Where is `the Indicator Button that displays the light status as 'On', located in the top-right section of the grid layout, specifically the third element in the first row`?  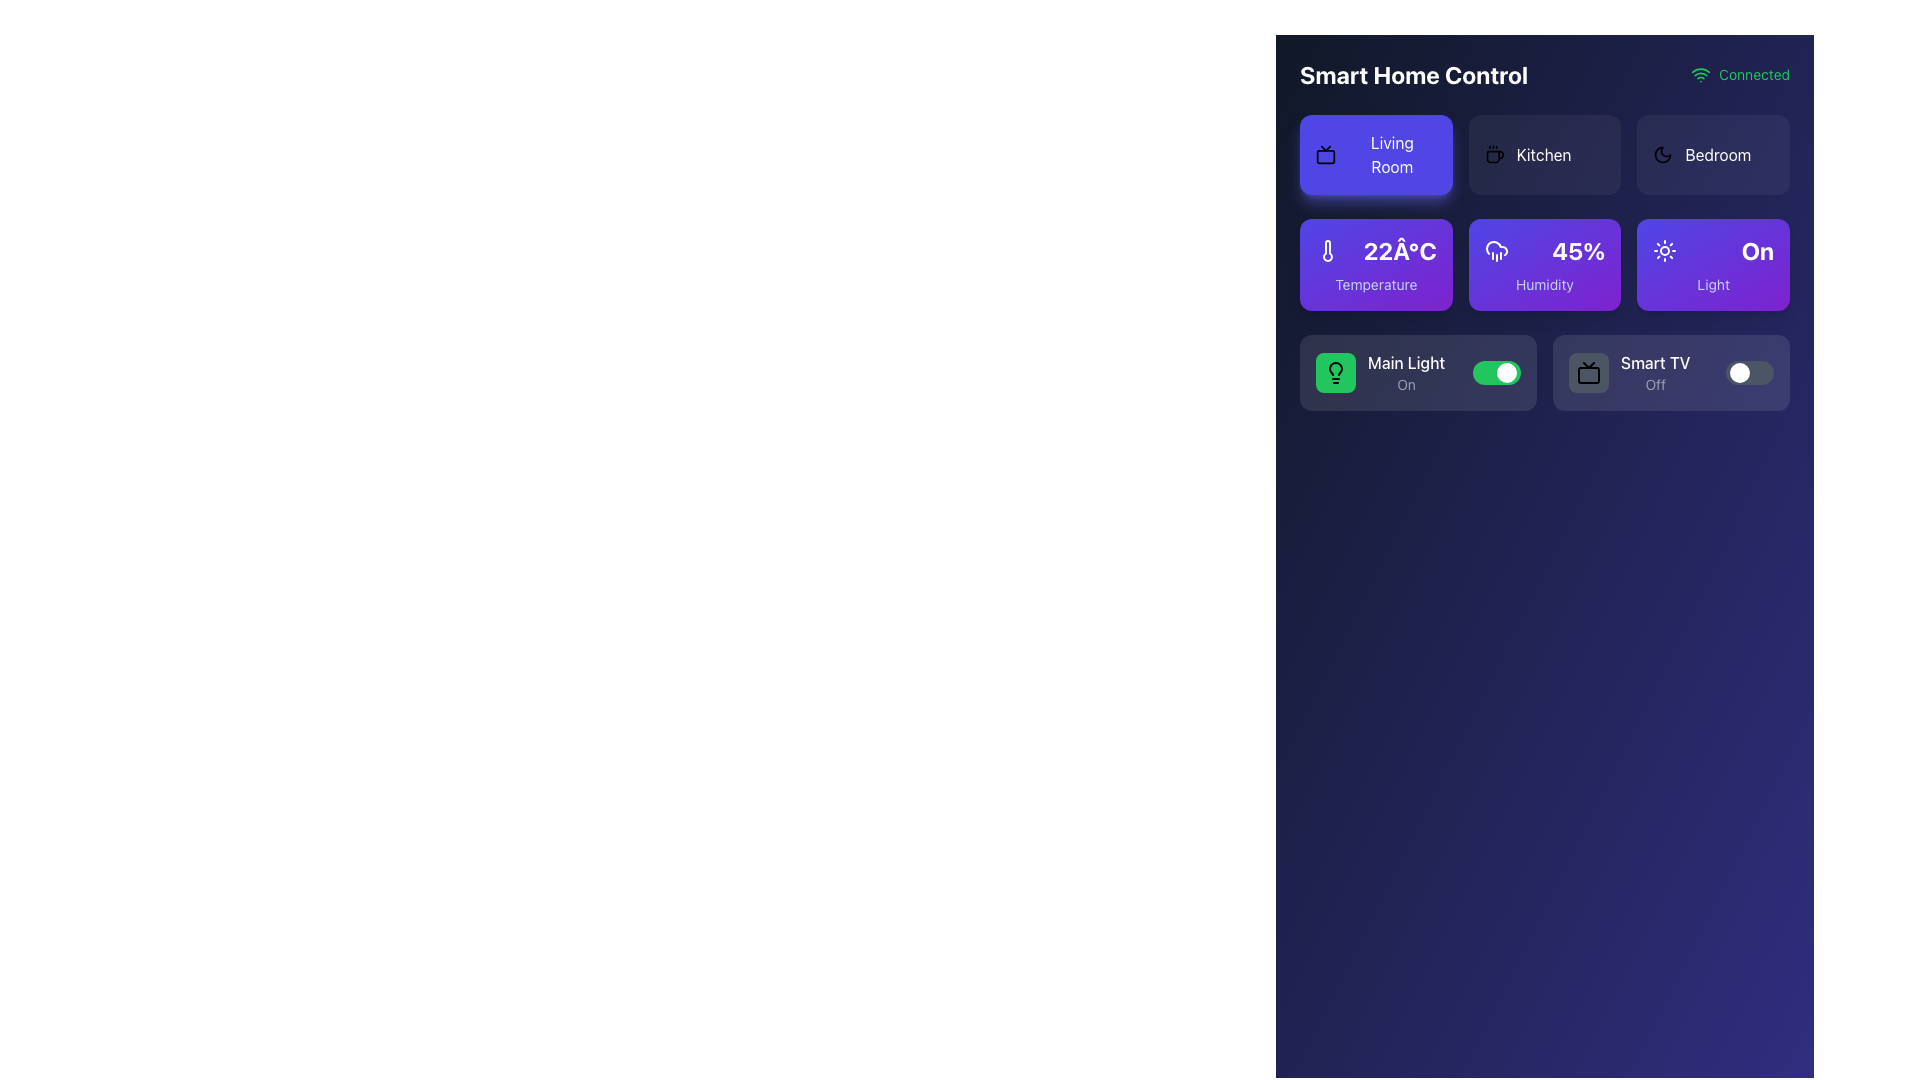
the Indicator Button that displays the light status as 'On', located in the top-right section of the grid layout, specifically the third element in the first row is located at coordinates (1712, 264).